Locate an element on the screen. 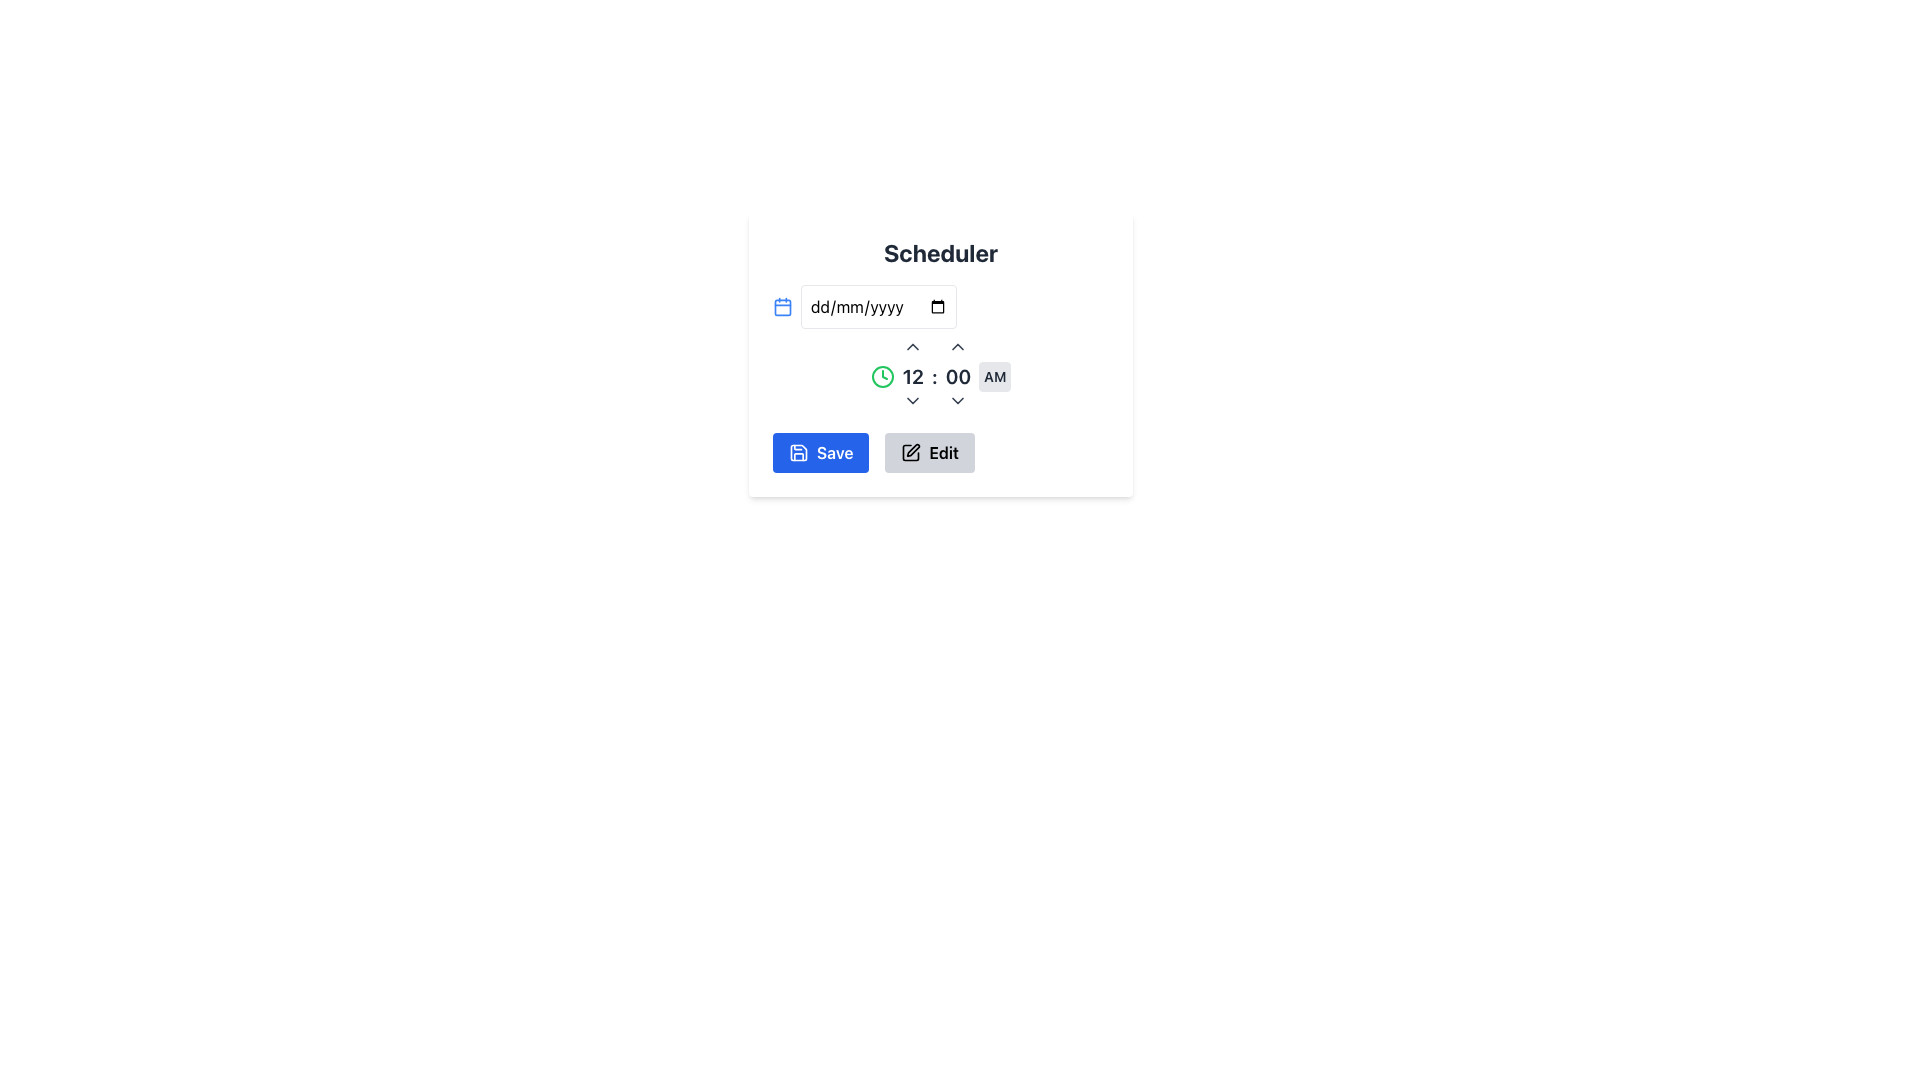 The image size is (1920, 1080). the clock icon, which is a green circular icon with clock hands, located to the left of the time display '12:00' in the time-setting section is located at coordinates (881, 377).